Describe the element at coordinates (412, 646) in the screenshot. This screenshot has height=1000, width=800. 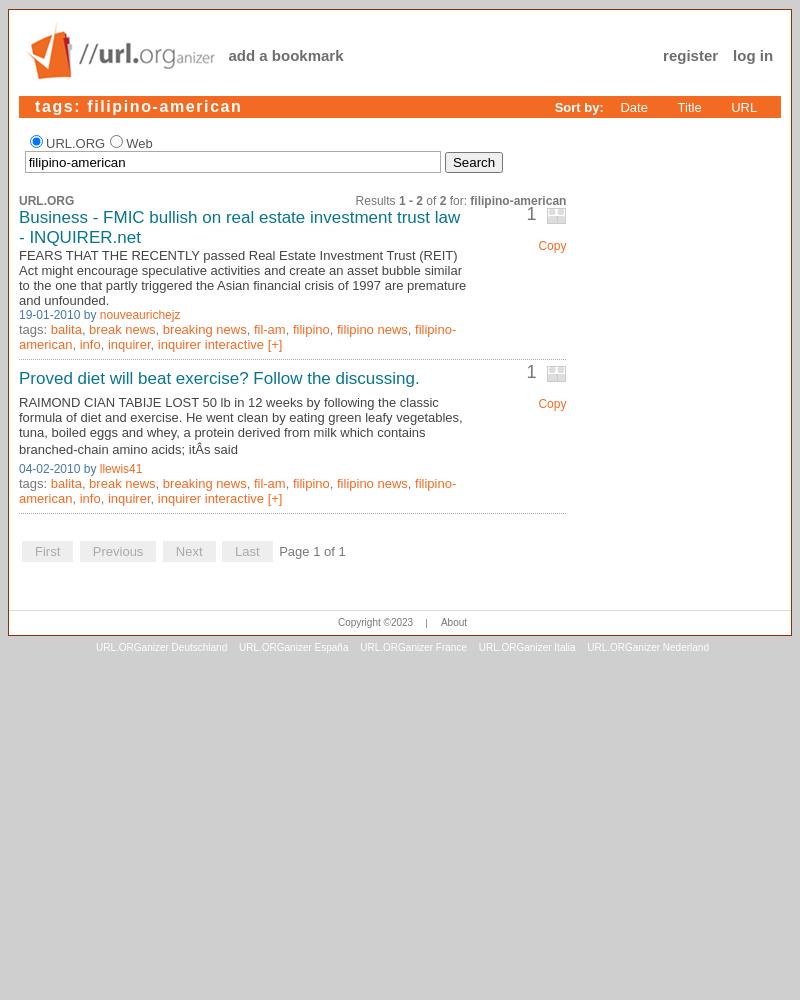
I see `'URL.ORGanizer France'` at that location.